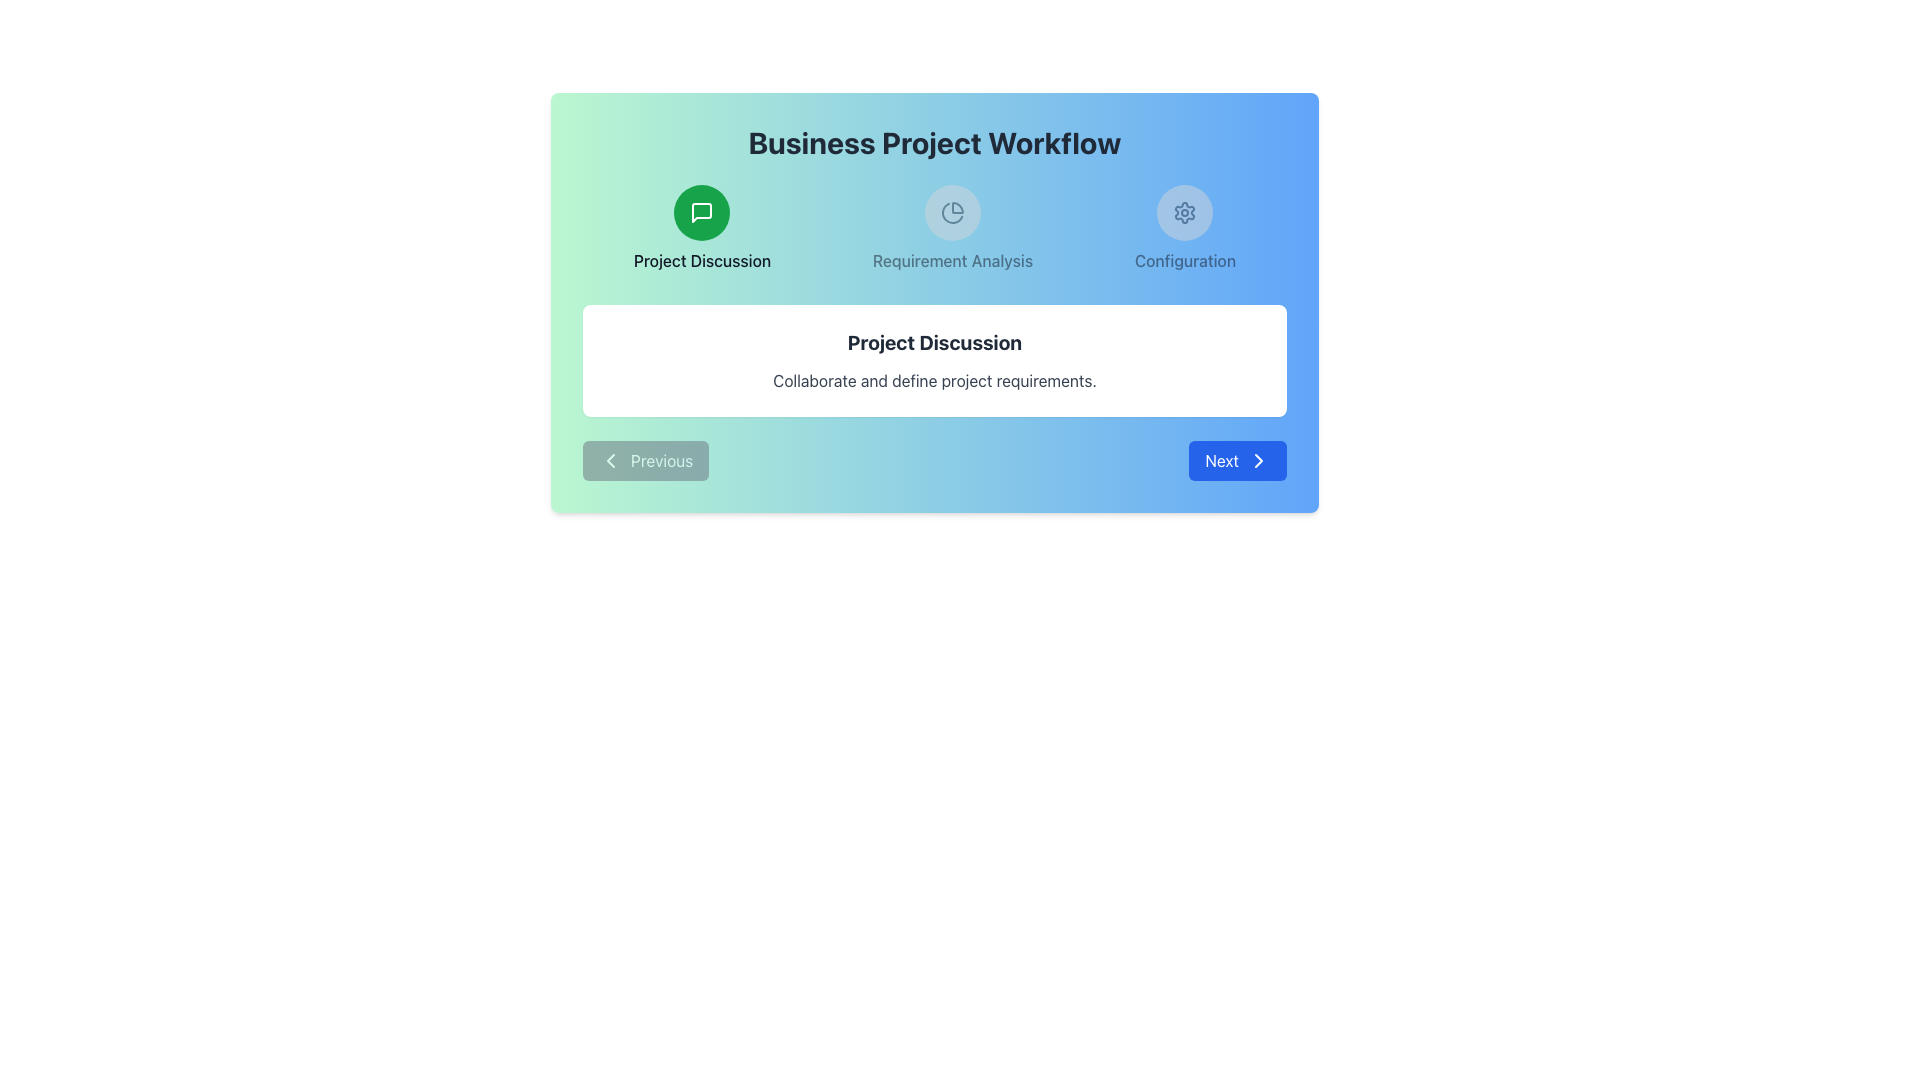 The width and height of the screenshot is (1920, 1080). What do you see at coordinates (951, 227) in the screenshot?
I see `the Interactive workflow step indicator element, which features a circular icon with a pie-chart glyph in gray tones, located above the text 'Requirement Analysis'` at bounding box center [951, 227].